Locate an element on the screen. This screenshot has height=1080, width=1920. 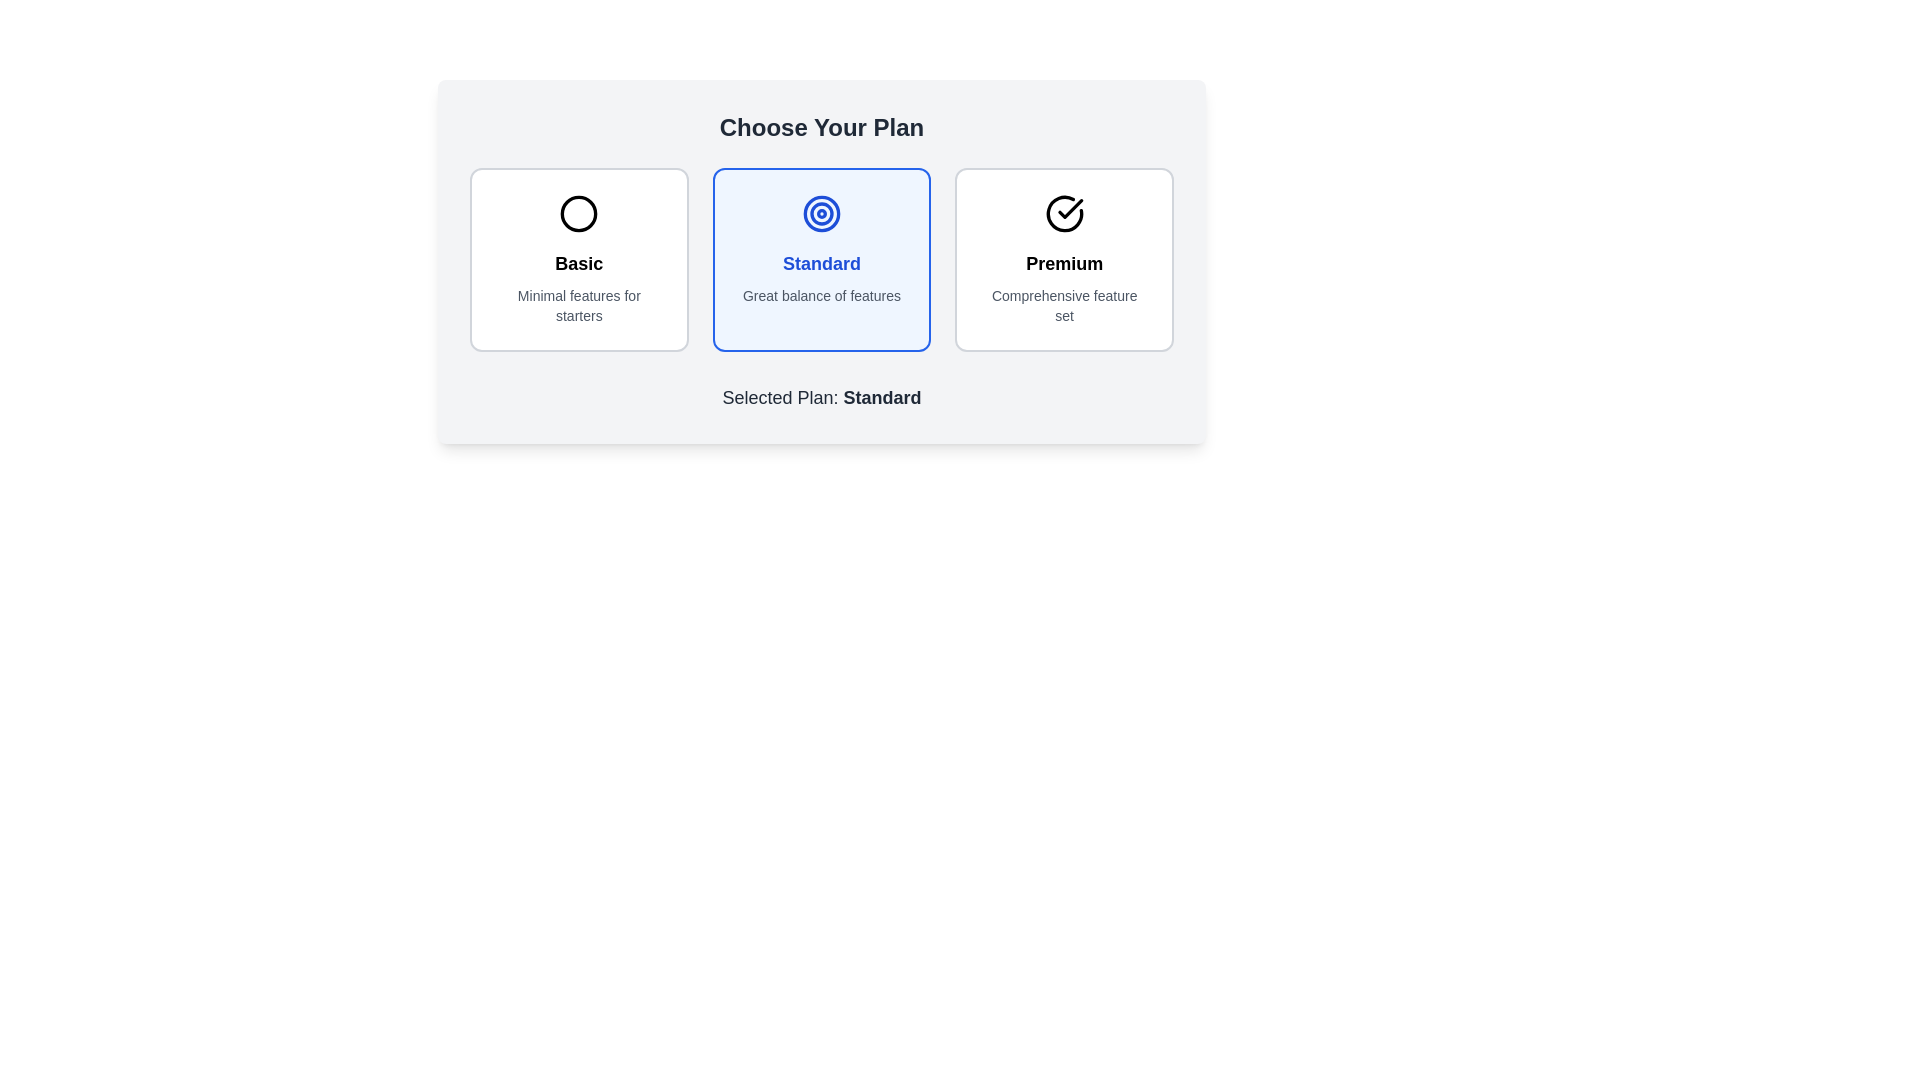
the checkmark icon indicating the selection state of the 'Premium' plan, which is located in the circular outline on the rightmost segment of the three horizontally arranged selectable plans is located at coordinates (1069, 208).